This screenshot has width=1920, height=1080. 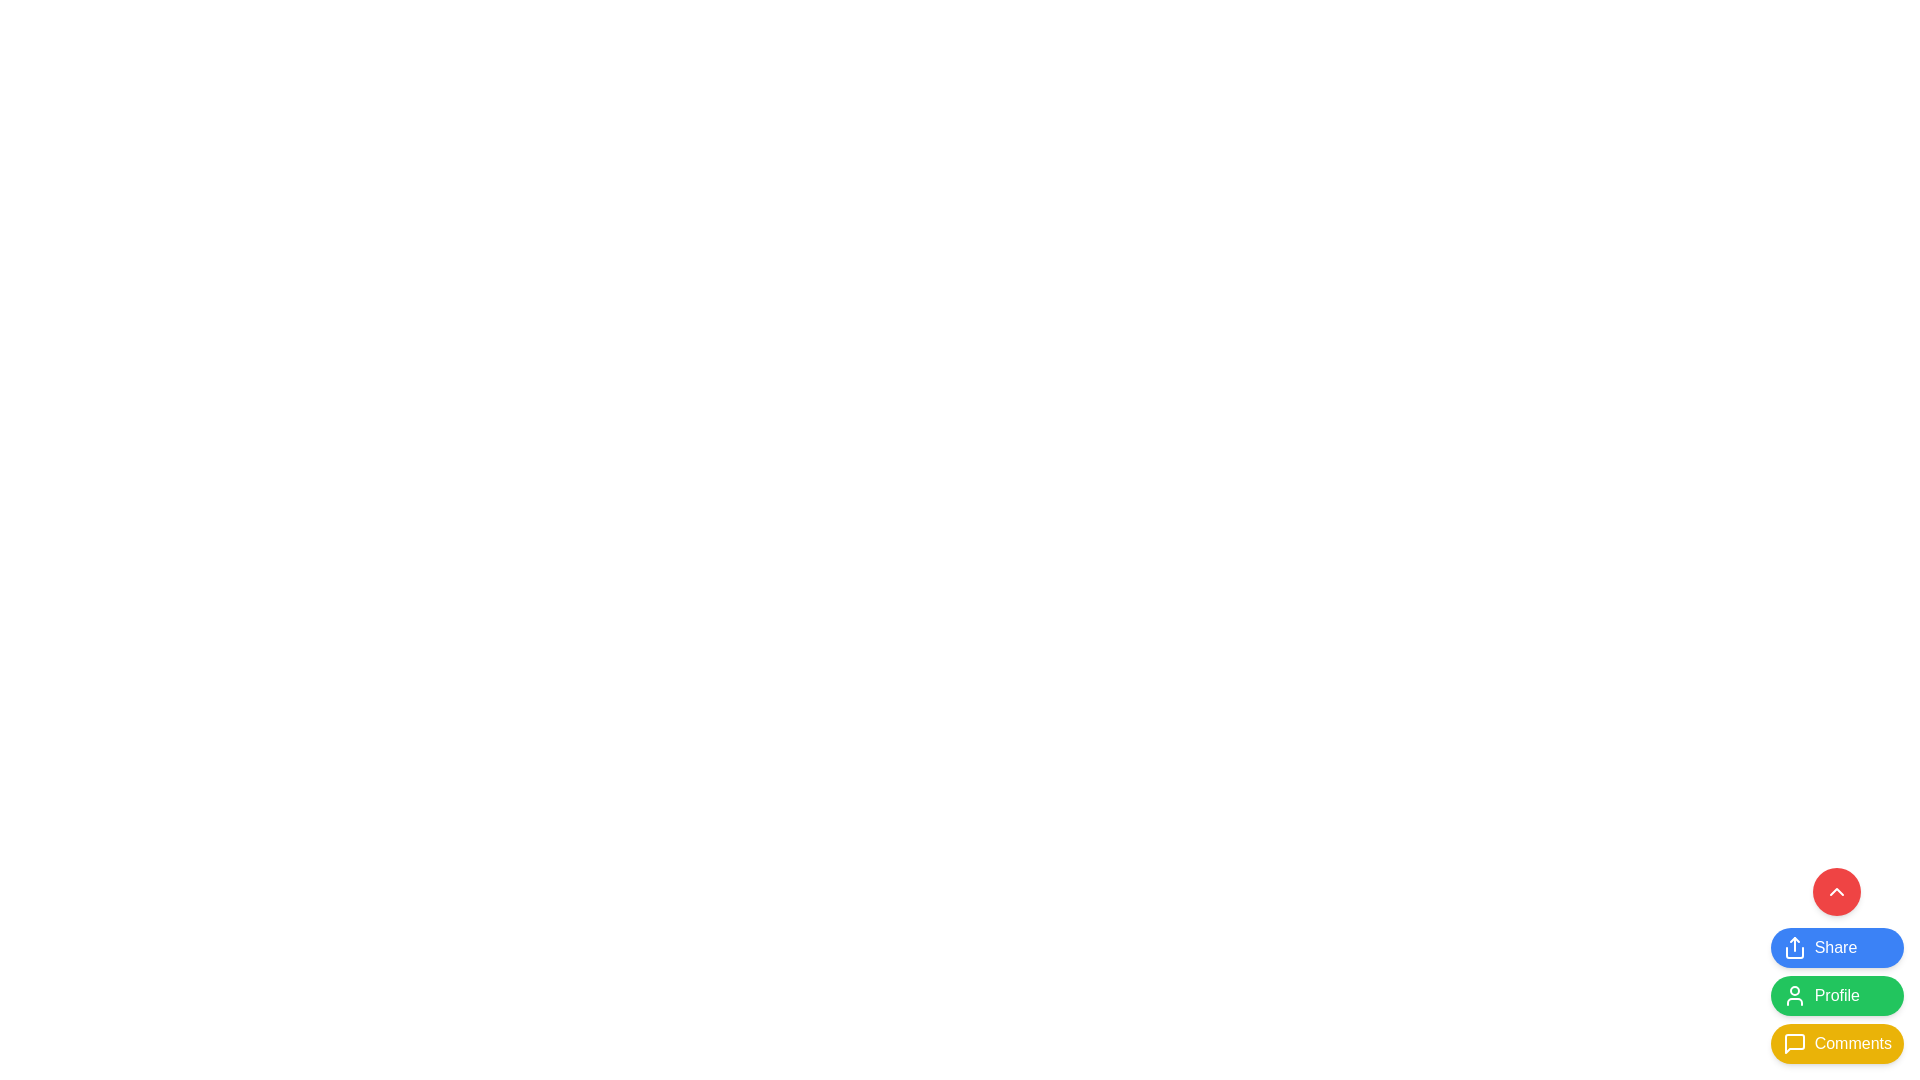 What do you see at coordinates (1837, 890) in the screenshot?
I see `the upward-pointing chevron icon located inside the circular red button at the bottom right corner of the interface to initiate its function` at bounding box center [1837, 890].